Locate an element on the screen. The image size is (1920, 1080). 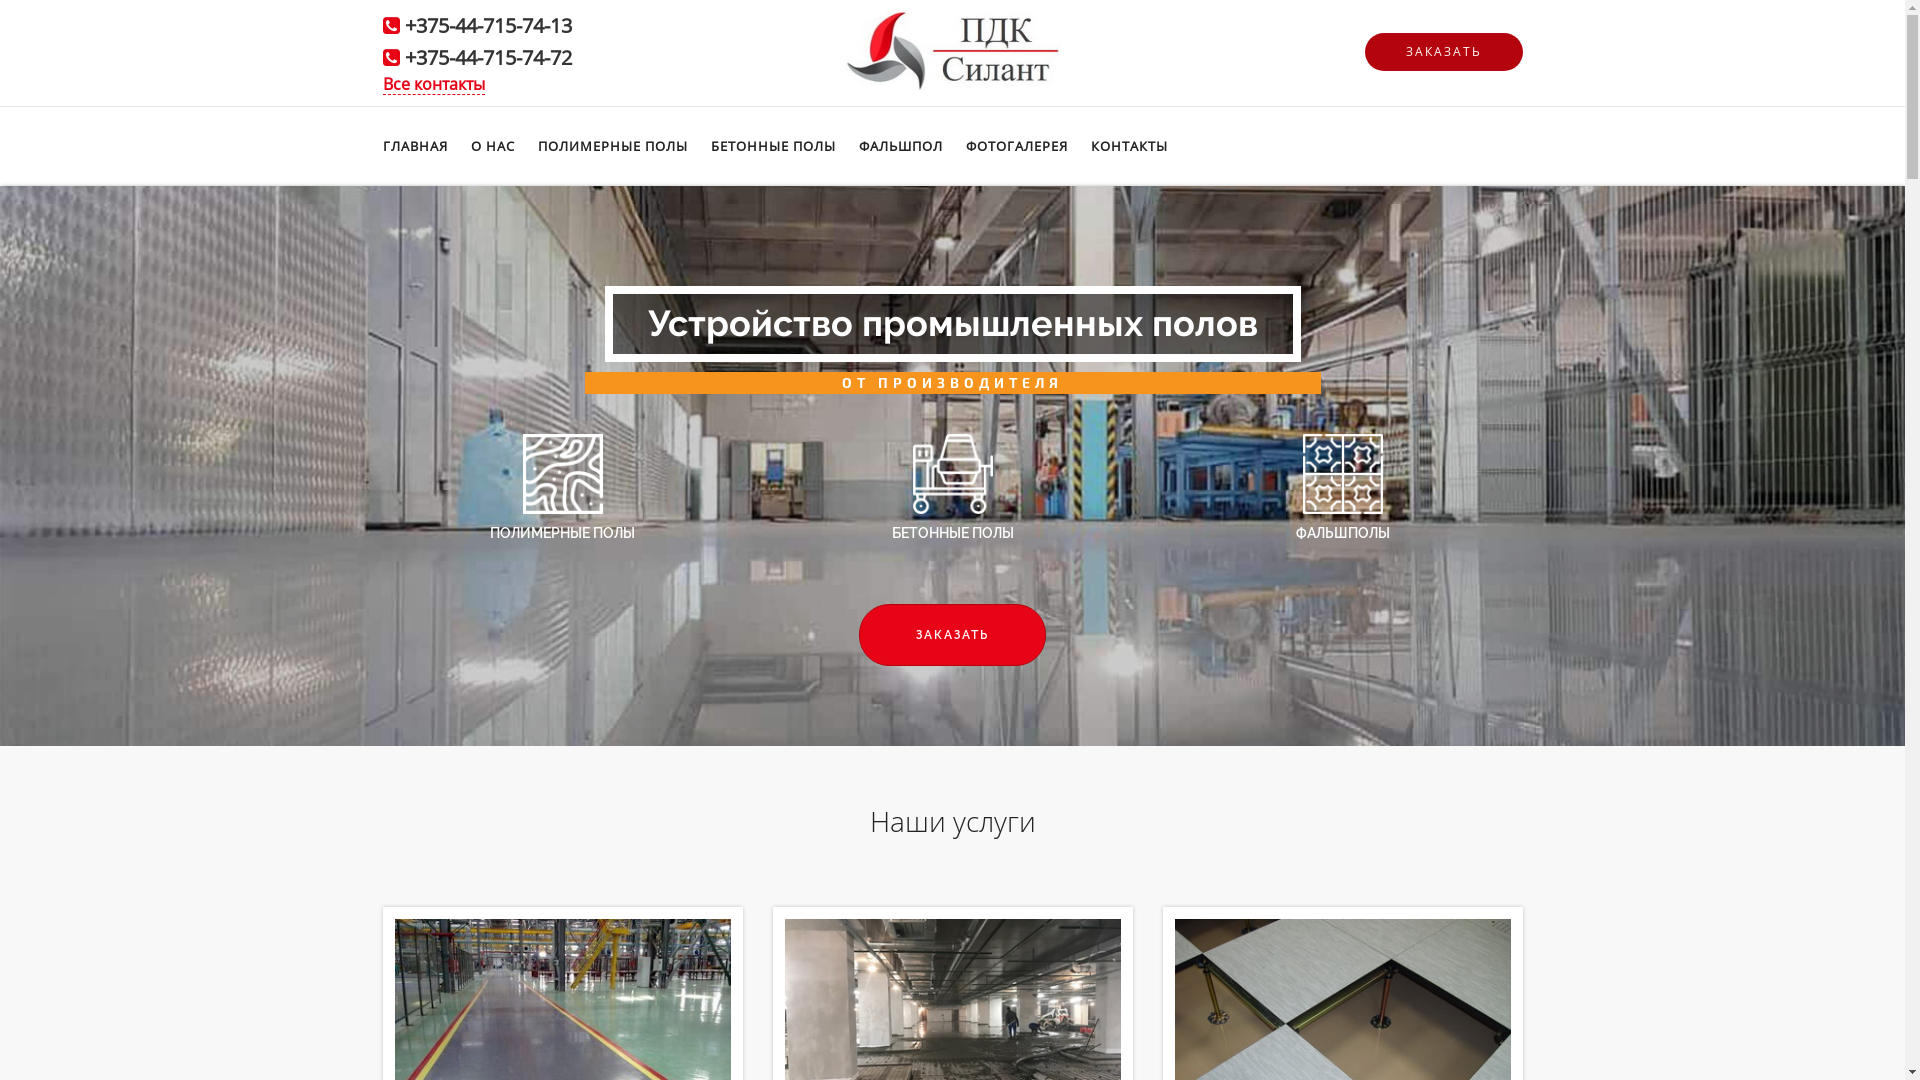
'Logo' is located at coordinates (844, 47).